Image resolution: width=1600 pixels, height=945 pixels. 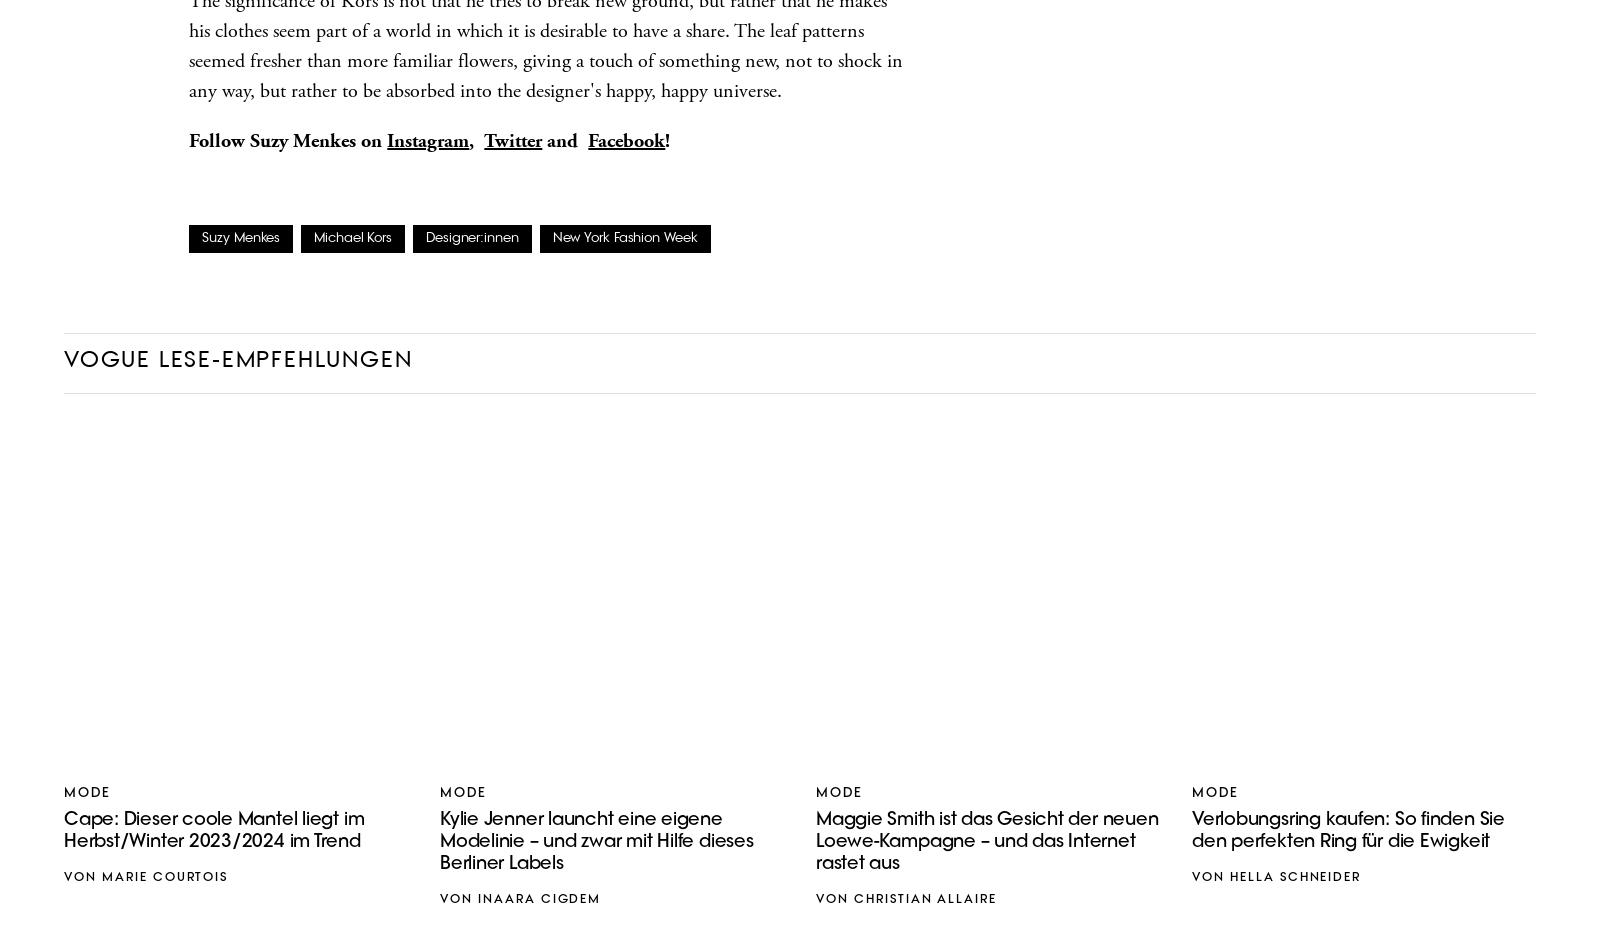 I want to click on 'Facebook', so click(x=626, y=140).